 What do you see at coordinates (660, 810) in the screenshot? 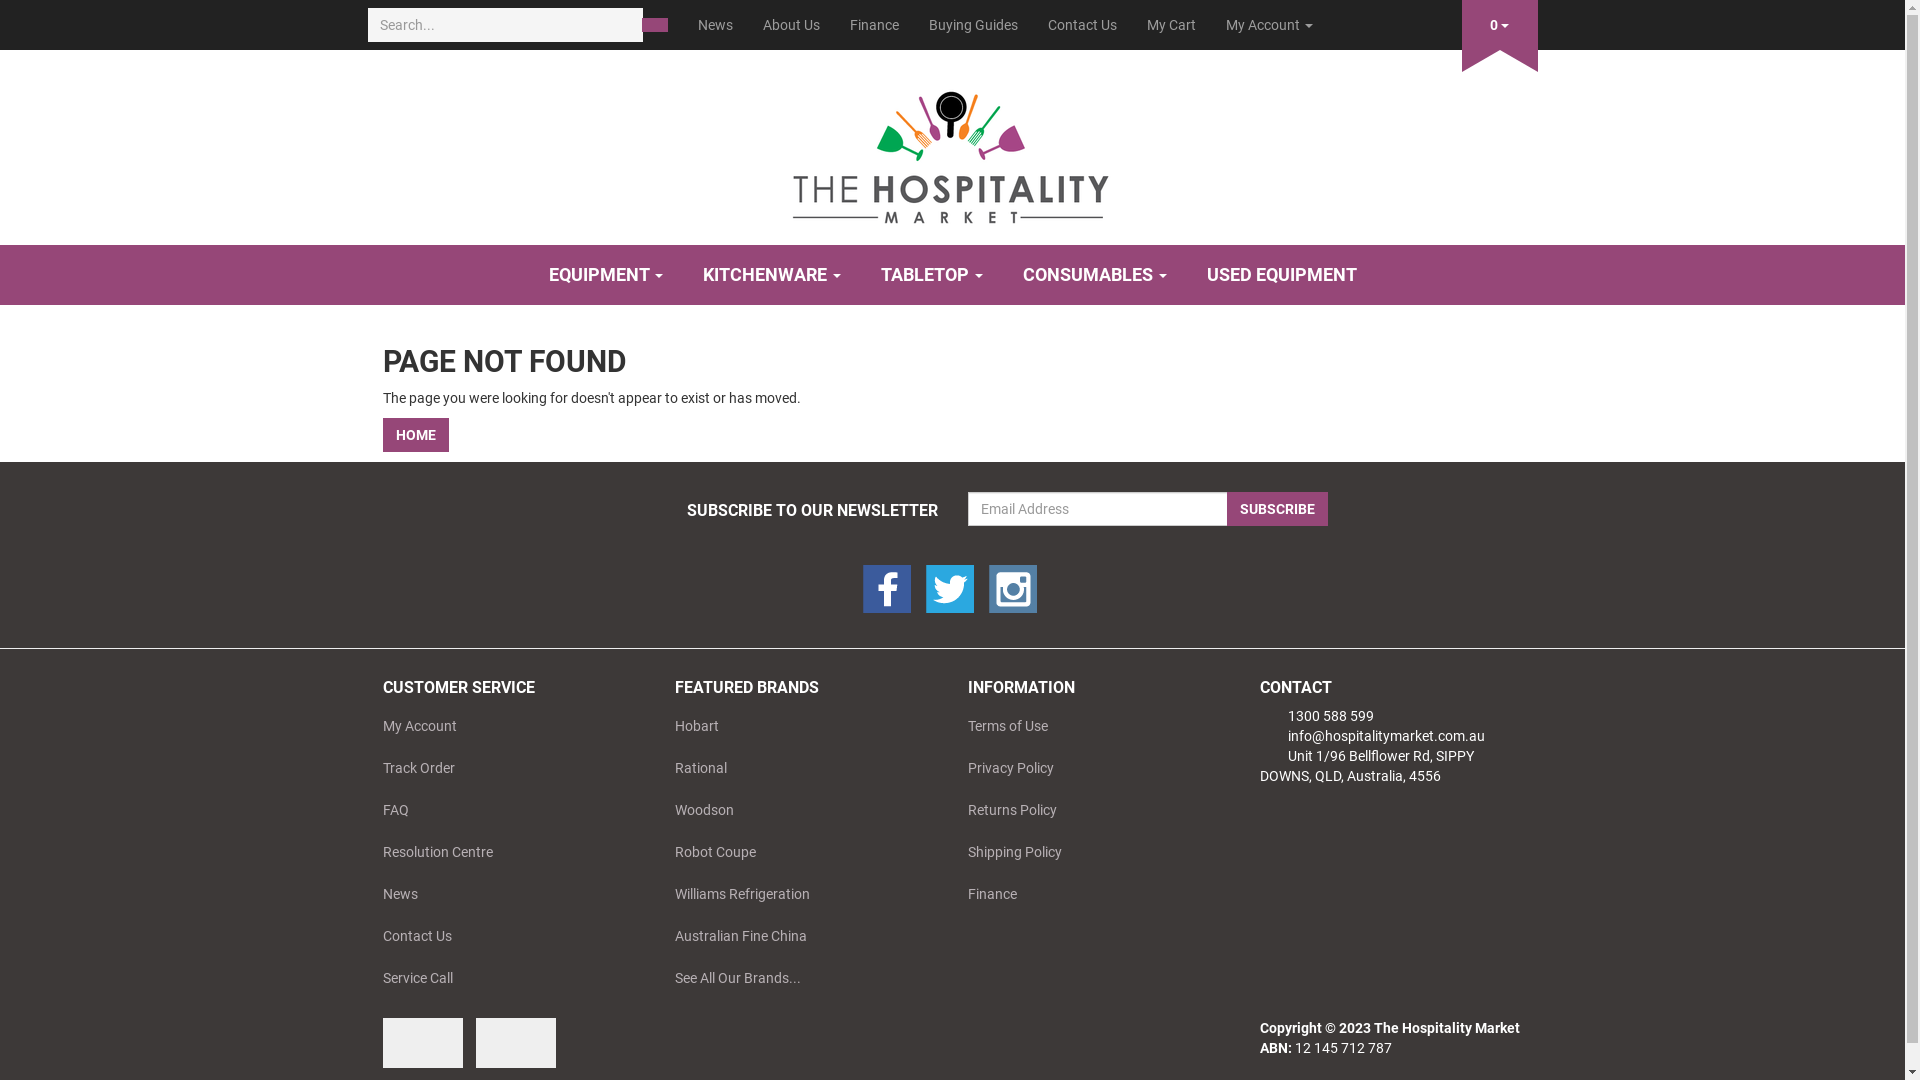
I see `'Woodson'` at bounding box center [660, 810].